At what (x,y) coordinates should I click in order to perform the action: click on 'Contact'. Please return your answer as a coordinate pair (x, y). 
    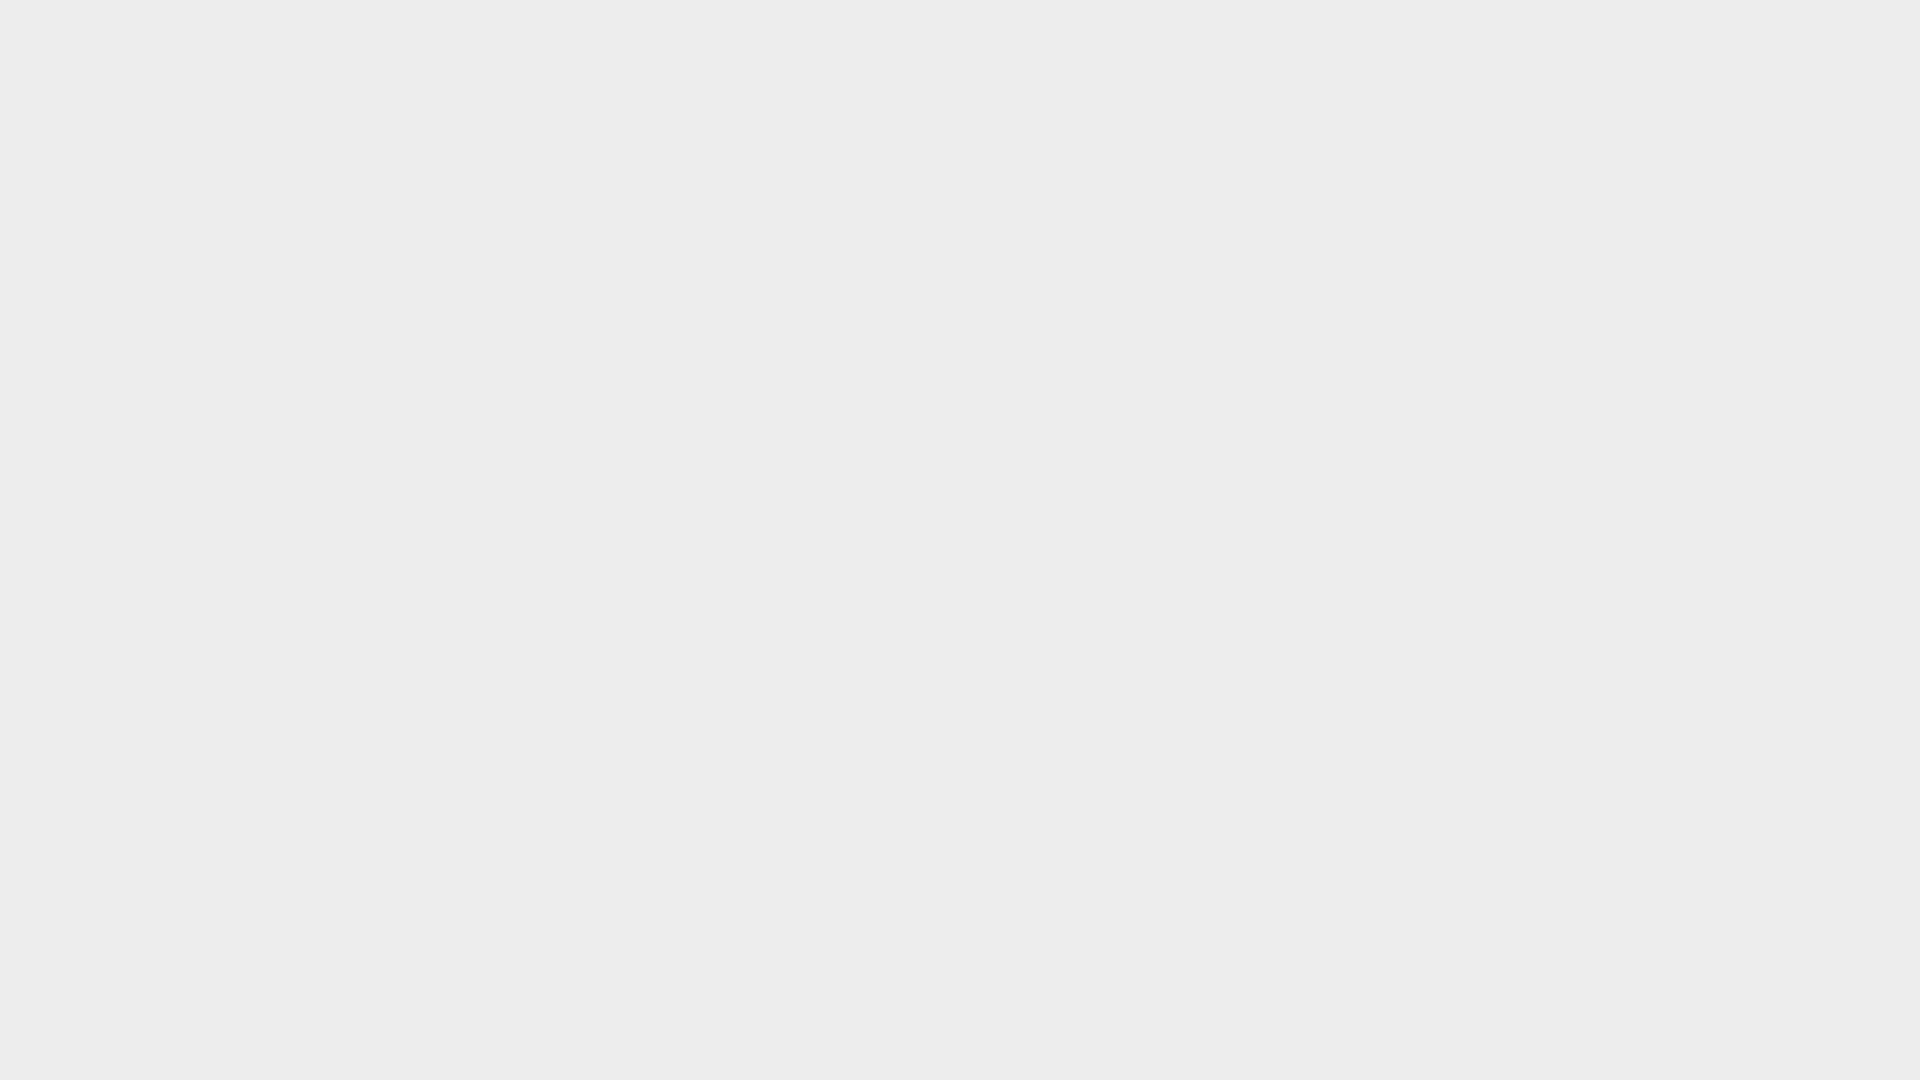
    Looking at the image, I should click on (1440, 122).